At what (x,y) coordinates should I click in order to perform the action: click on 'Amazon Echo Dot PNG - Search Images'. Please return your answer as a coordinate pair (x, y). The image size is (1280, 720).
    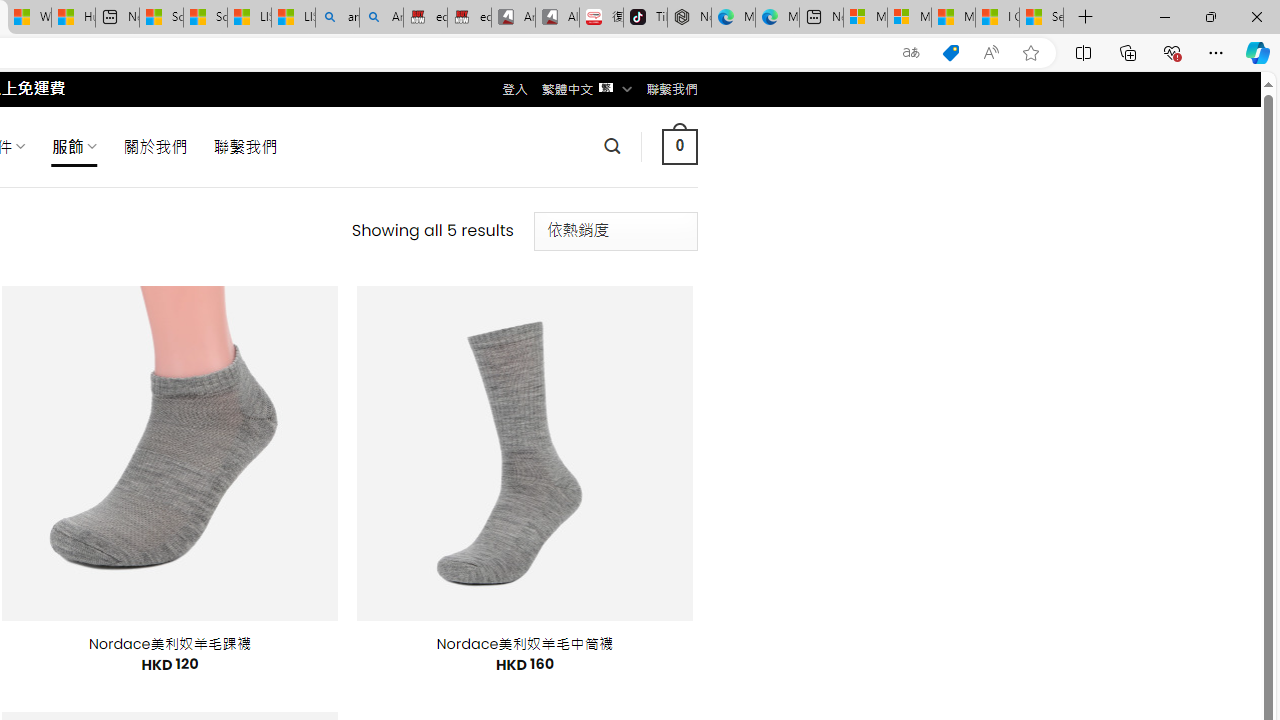
    Looking at the image, I should click on (381, 17).